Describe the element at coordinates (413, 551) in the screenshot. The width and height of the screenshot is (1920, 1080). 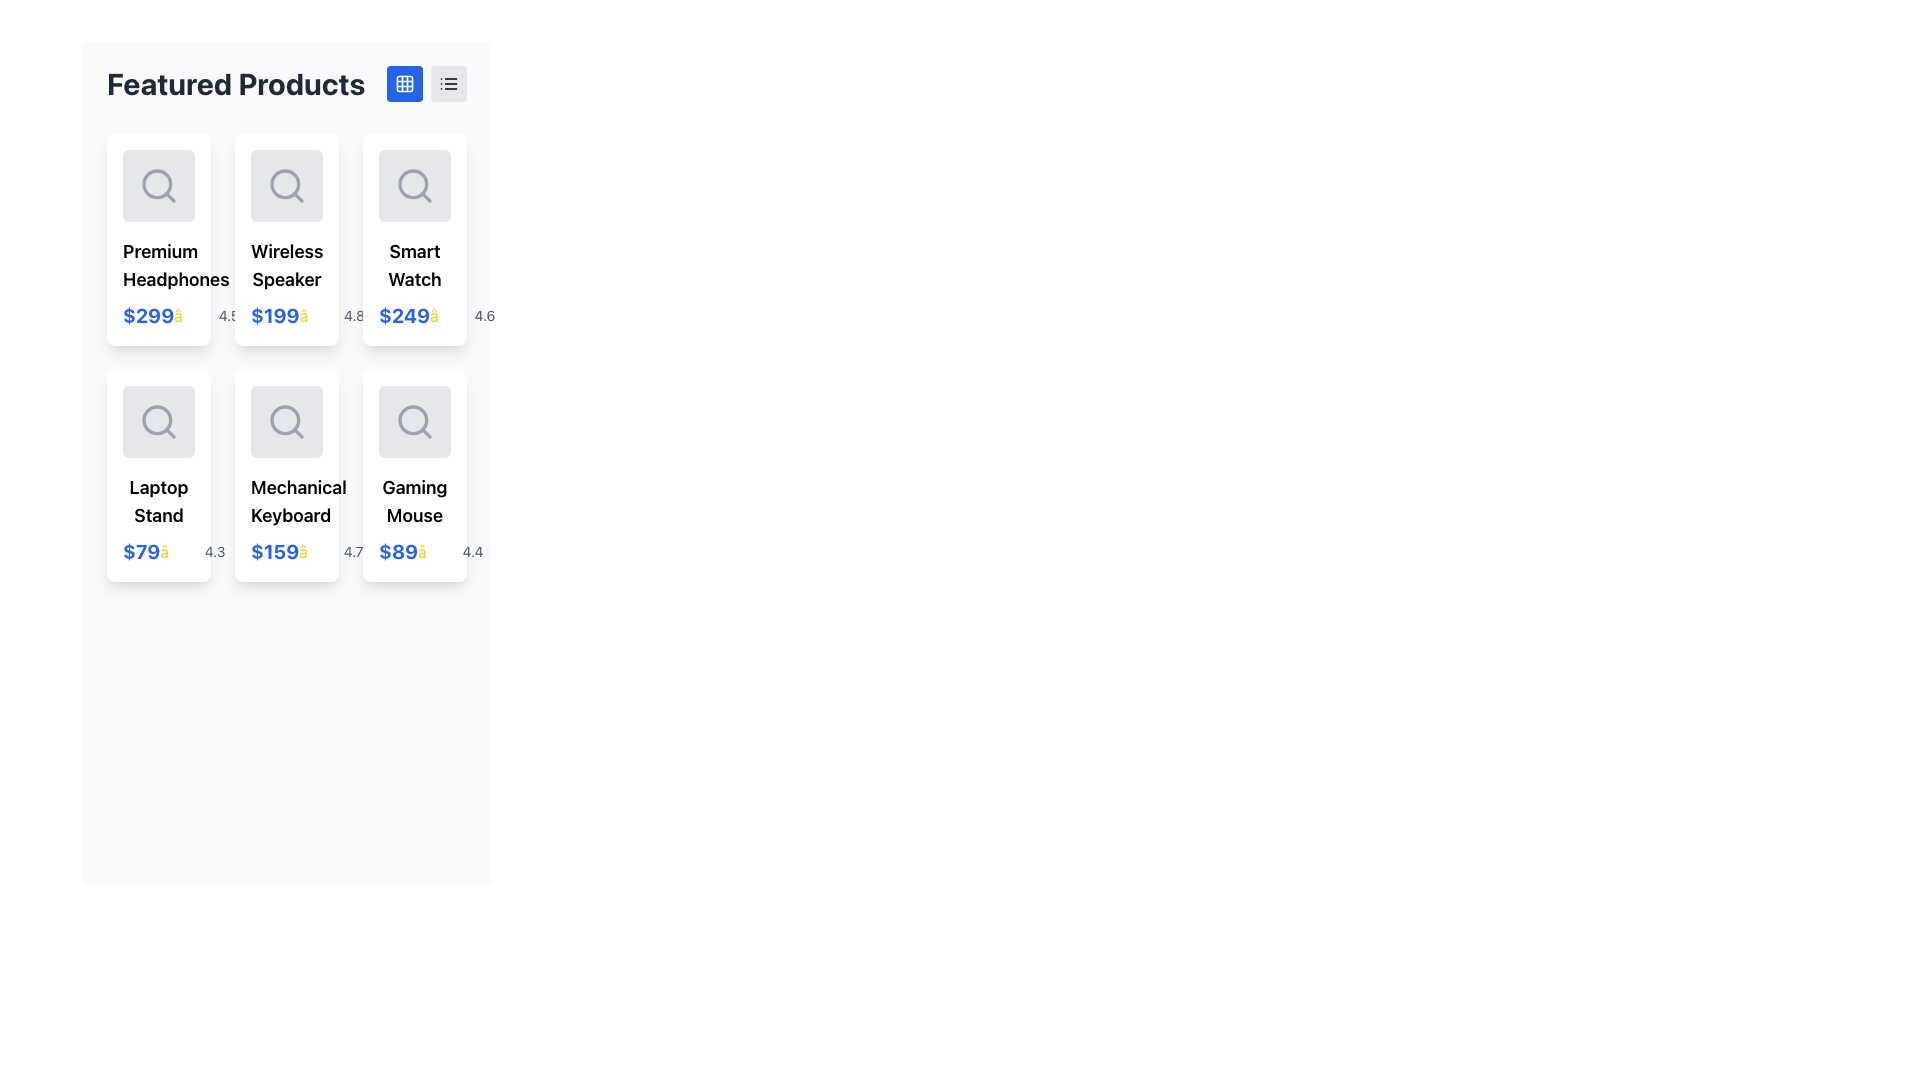
I see `price and rating displayed in the Text and Icon Display located at the bottom-right of the 'Gaming Mouse' card component, positioned below the product title` at that location.